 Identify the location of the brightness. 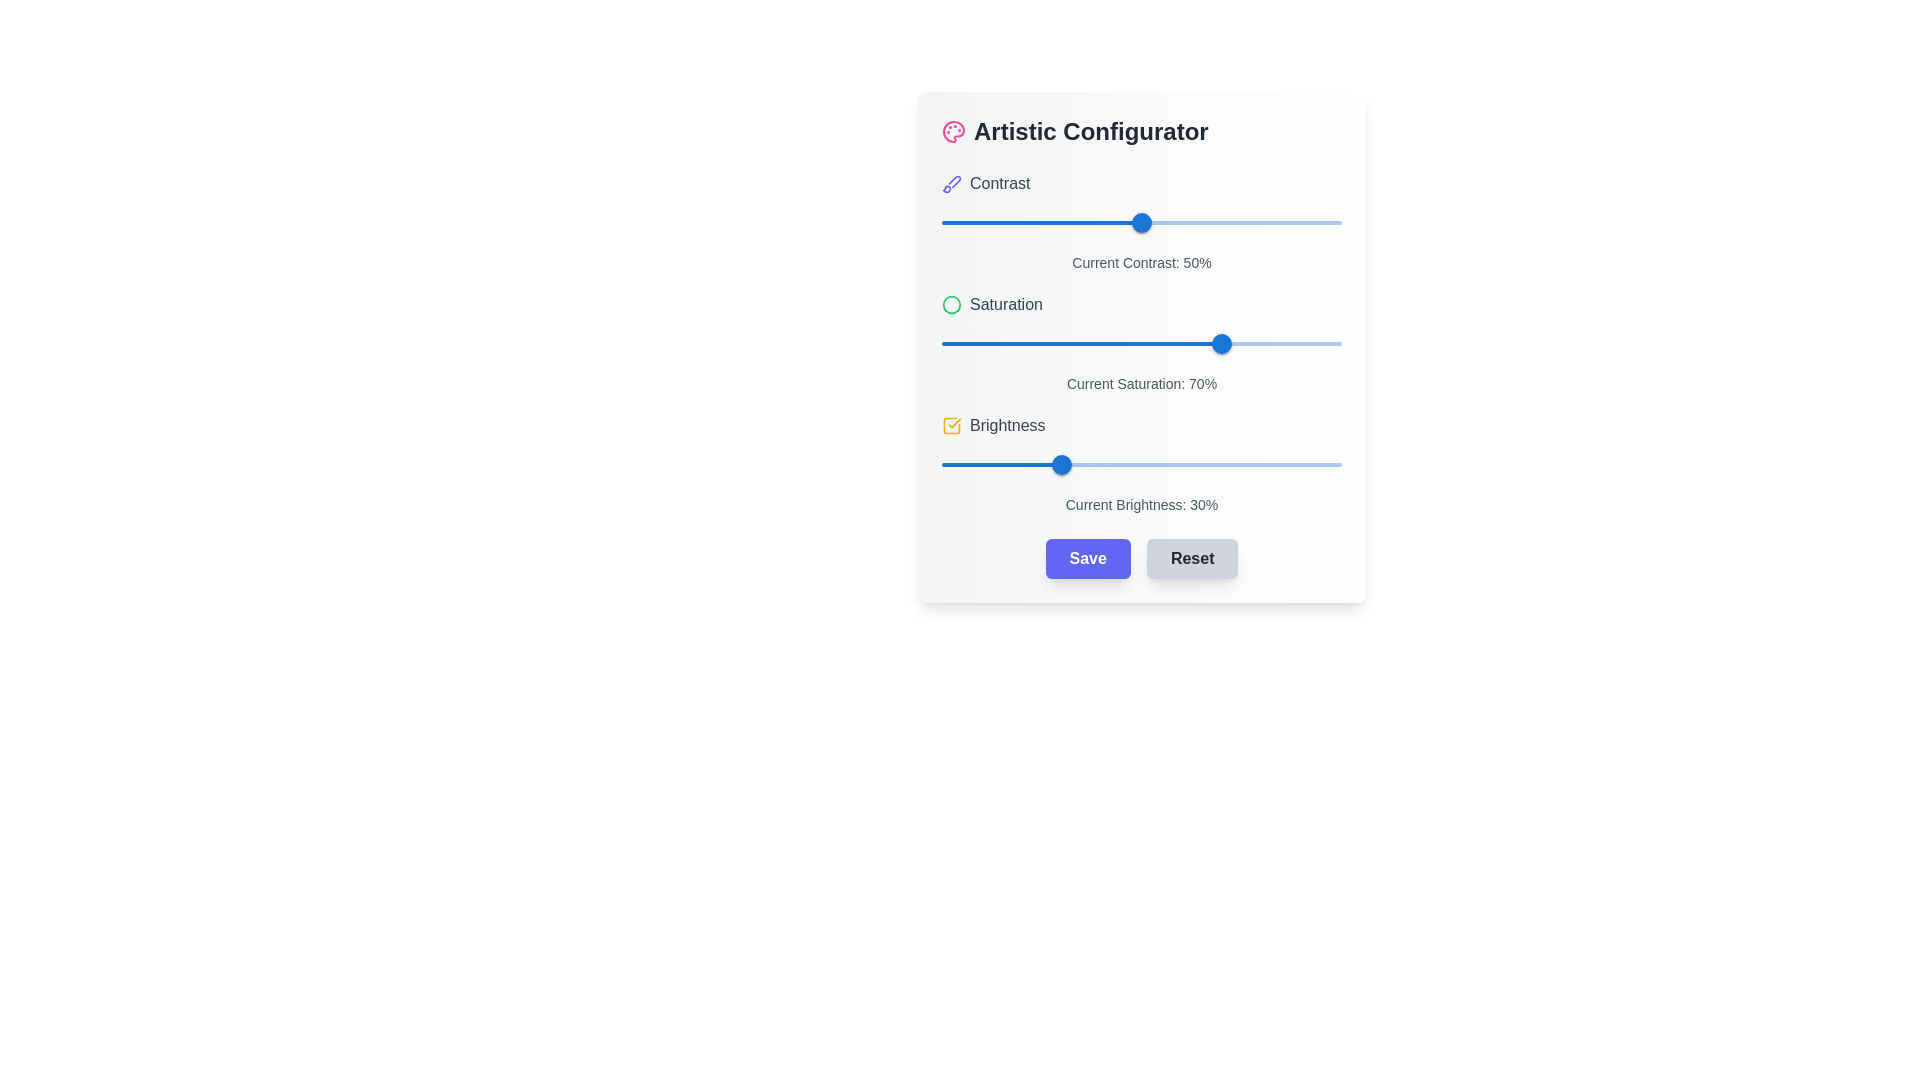
(1208, 465).